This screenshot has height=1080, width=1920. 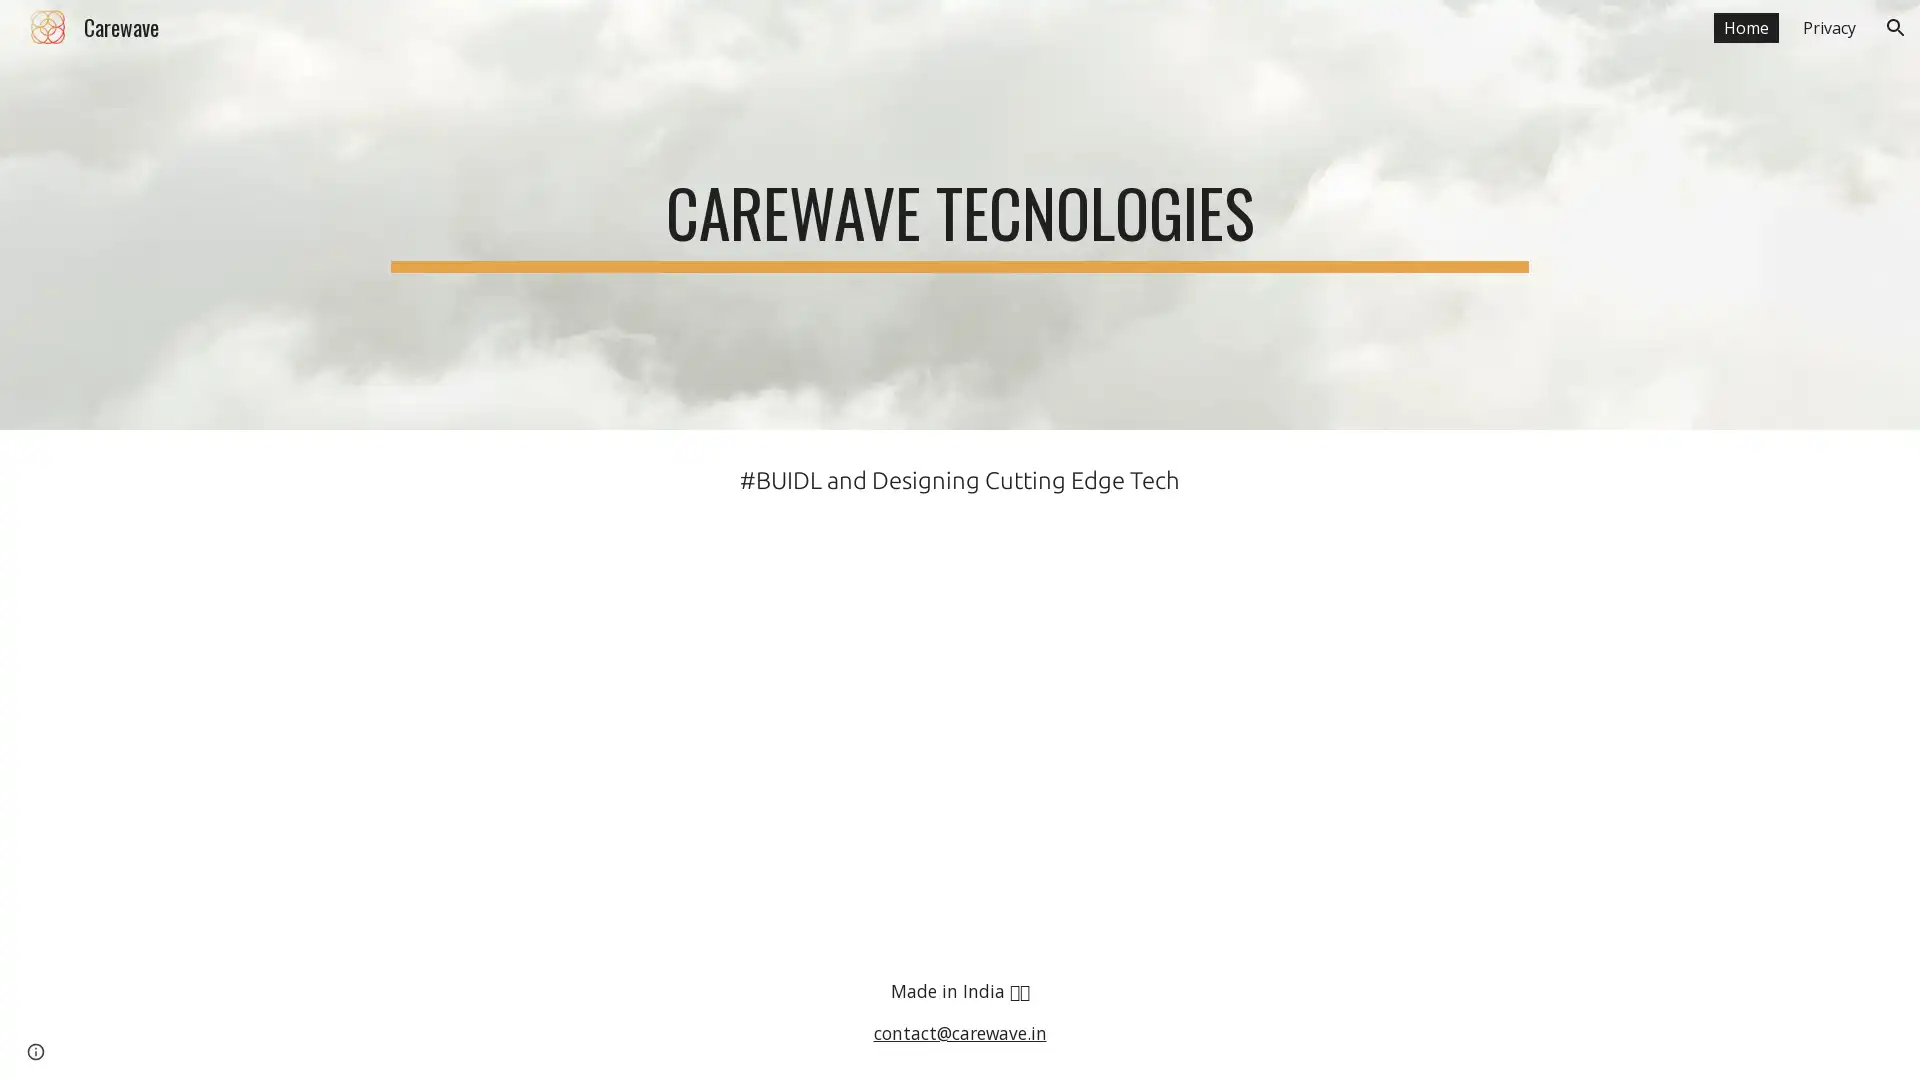 I want to click on Report abuse, so click(x=183, y=1044).